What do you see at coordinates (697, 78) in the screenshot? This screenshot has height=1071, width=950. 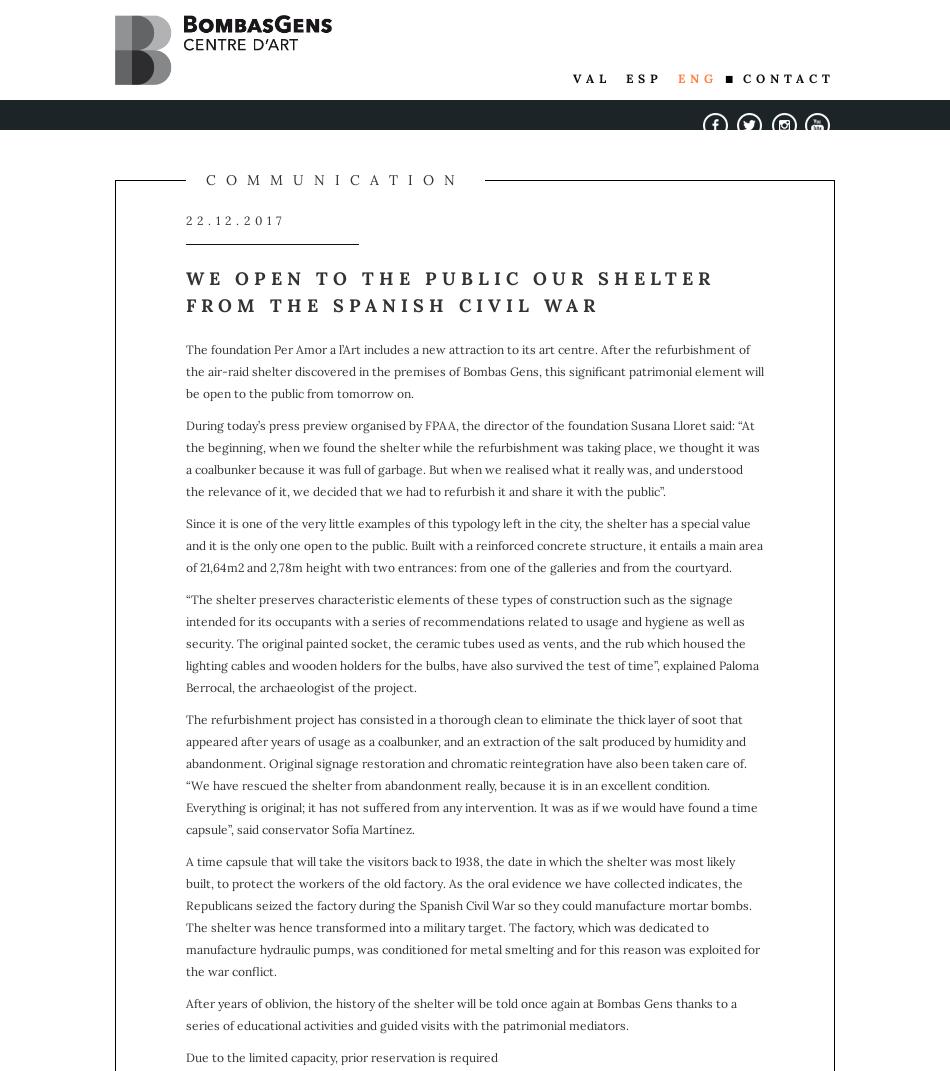 I see `'ENG'` at bounding box center [697, 78].